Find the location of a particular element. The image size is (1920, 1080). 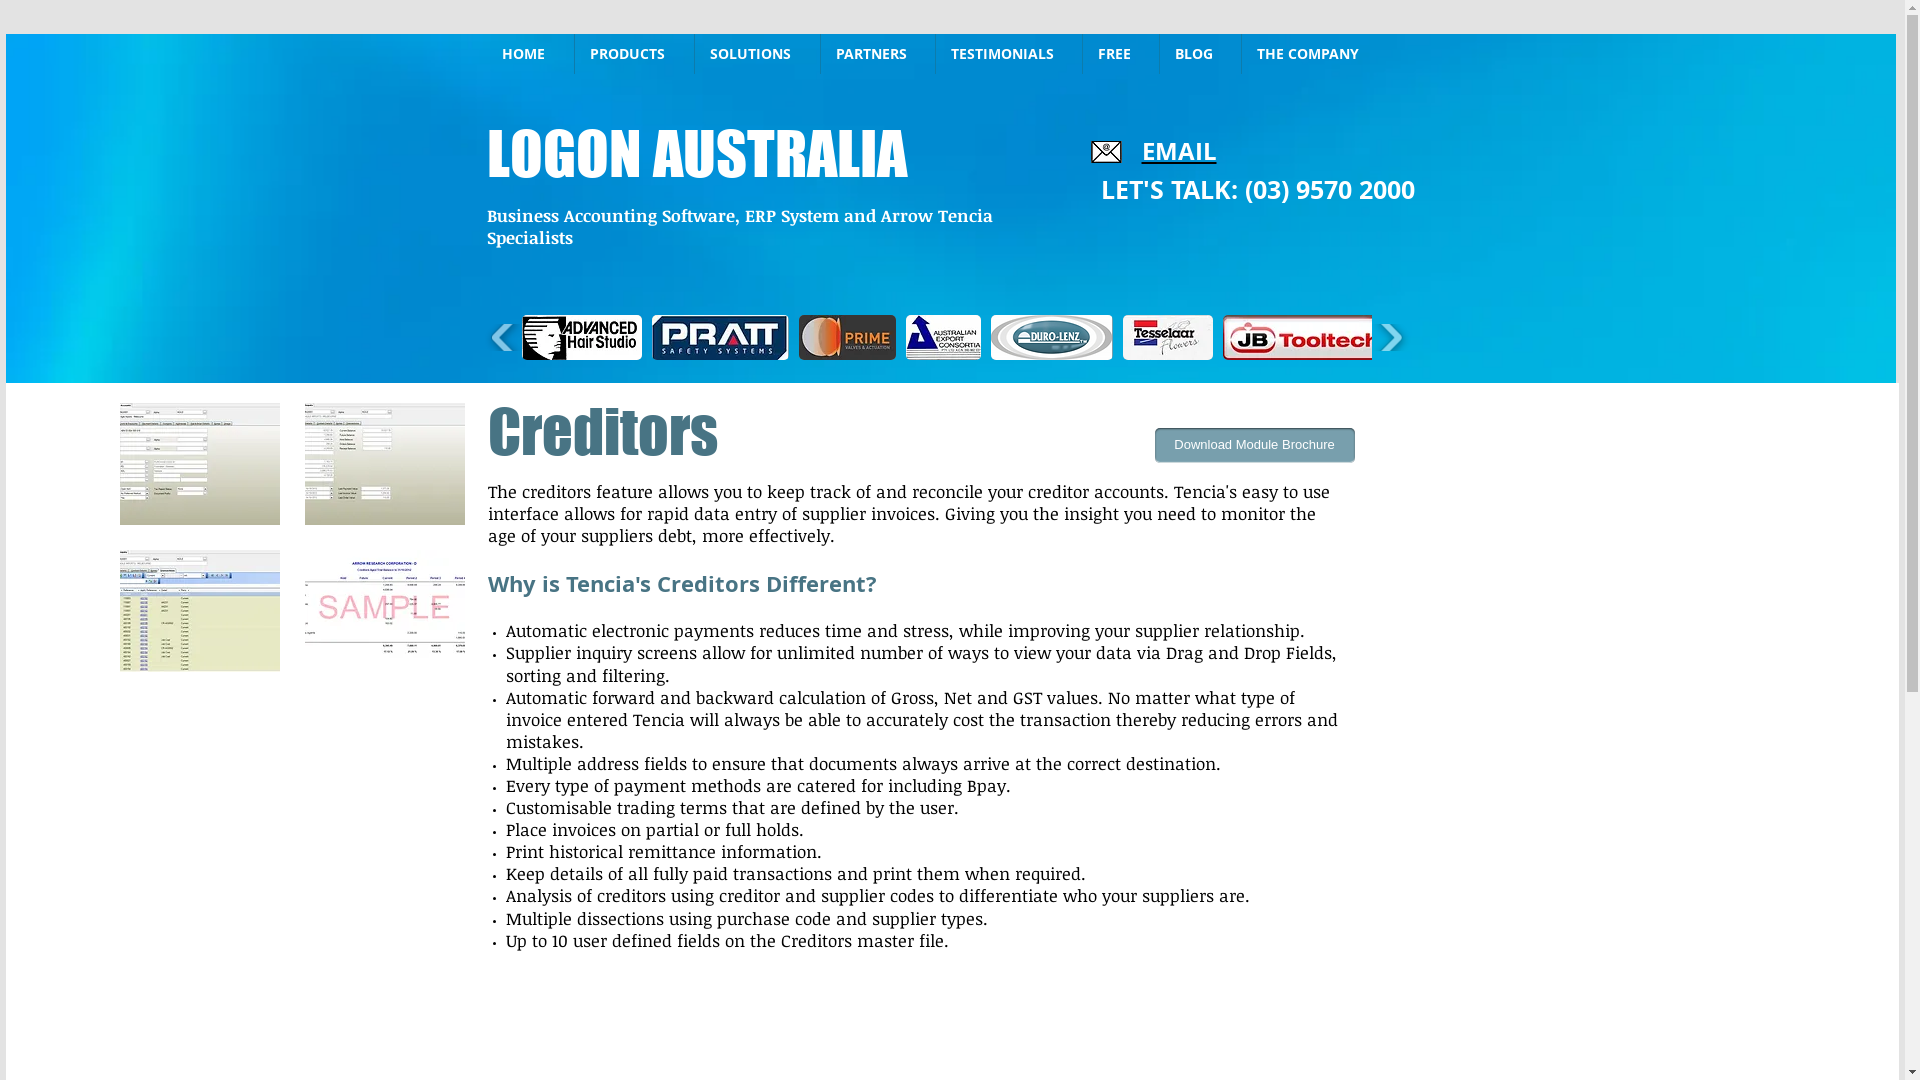

'TESTIMONIALS' is located at coordinates (935, 53).